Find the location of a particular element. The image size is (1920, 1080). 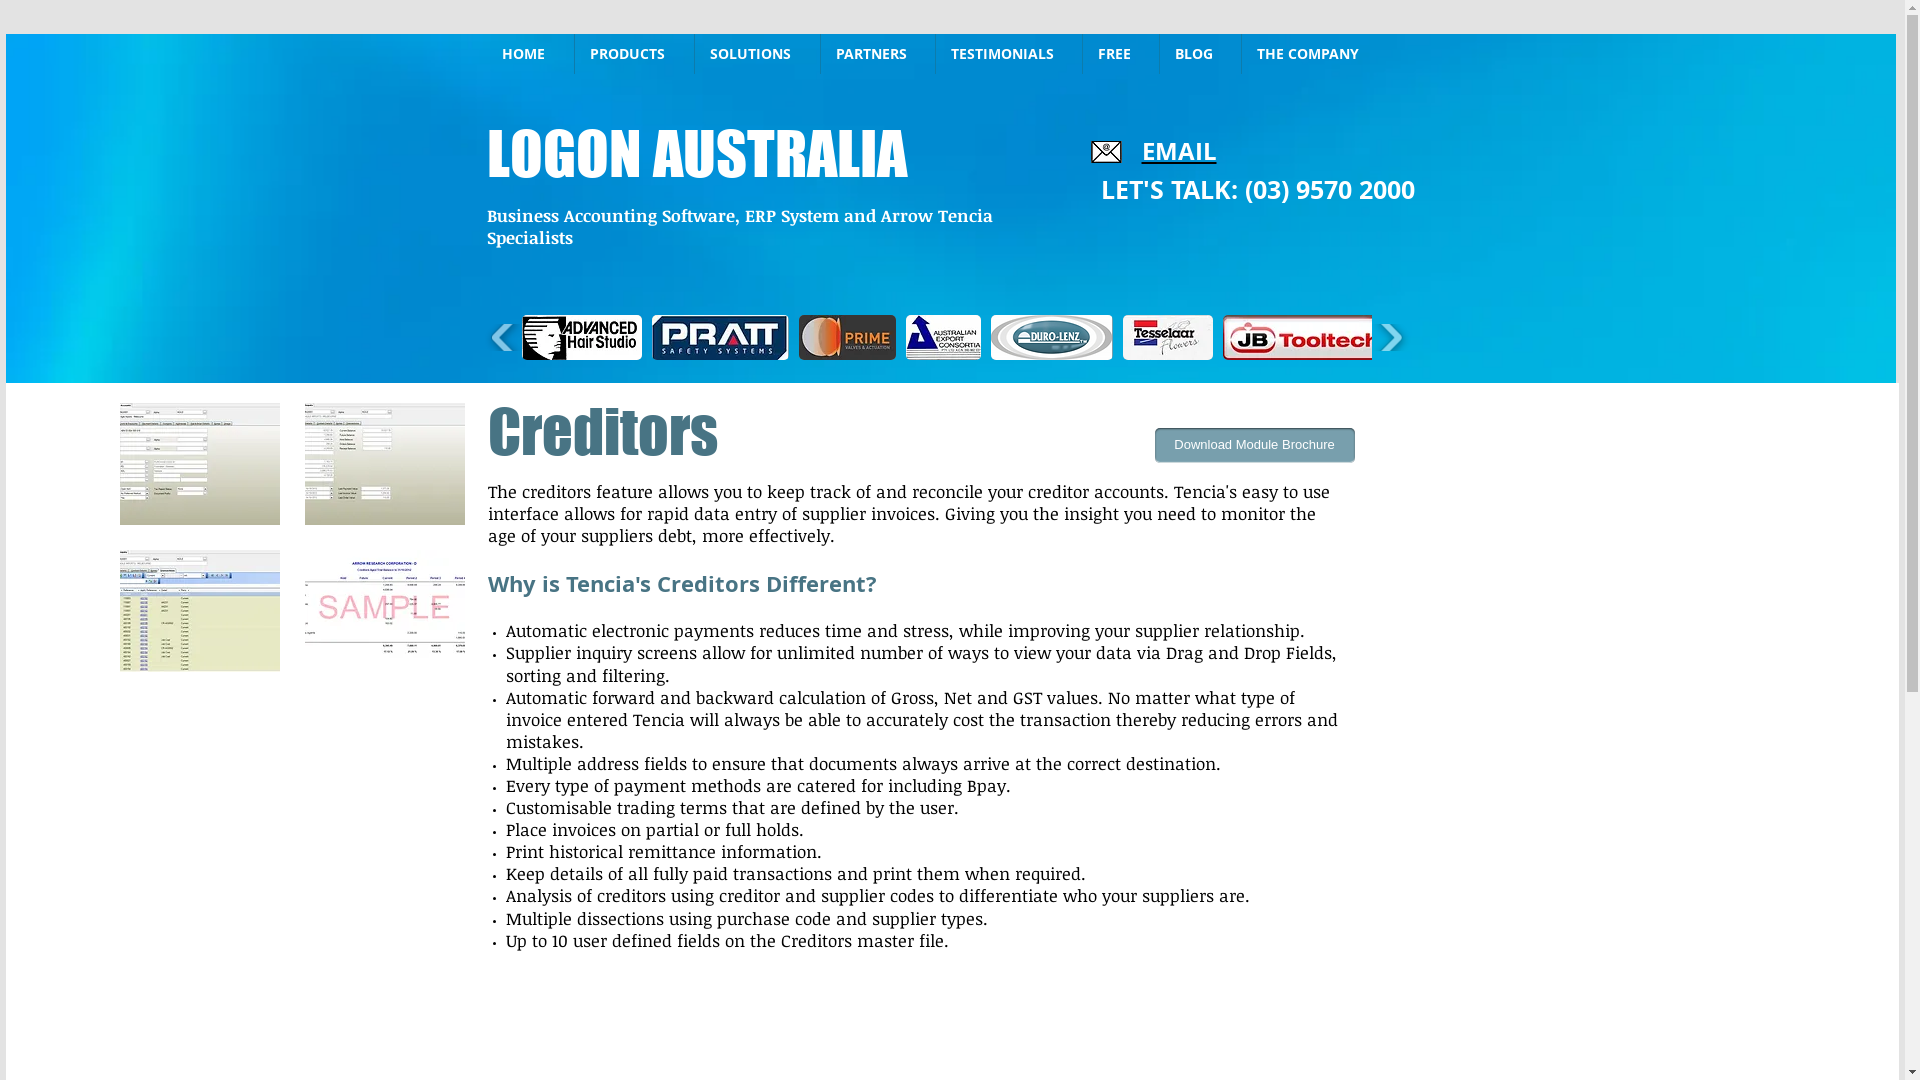

'TESTIMONIALS' is located at coordinates (935, 53).